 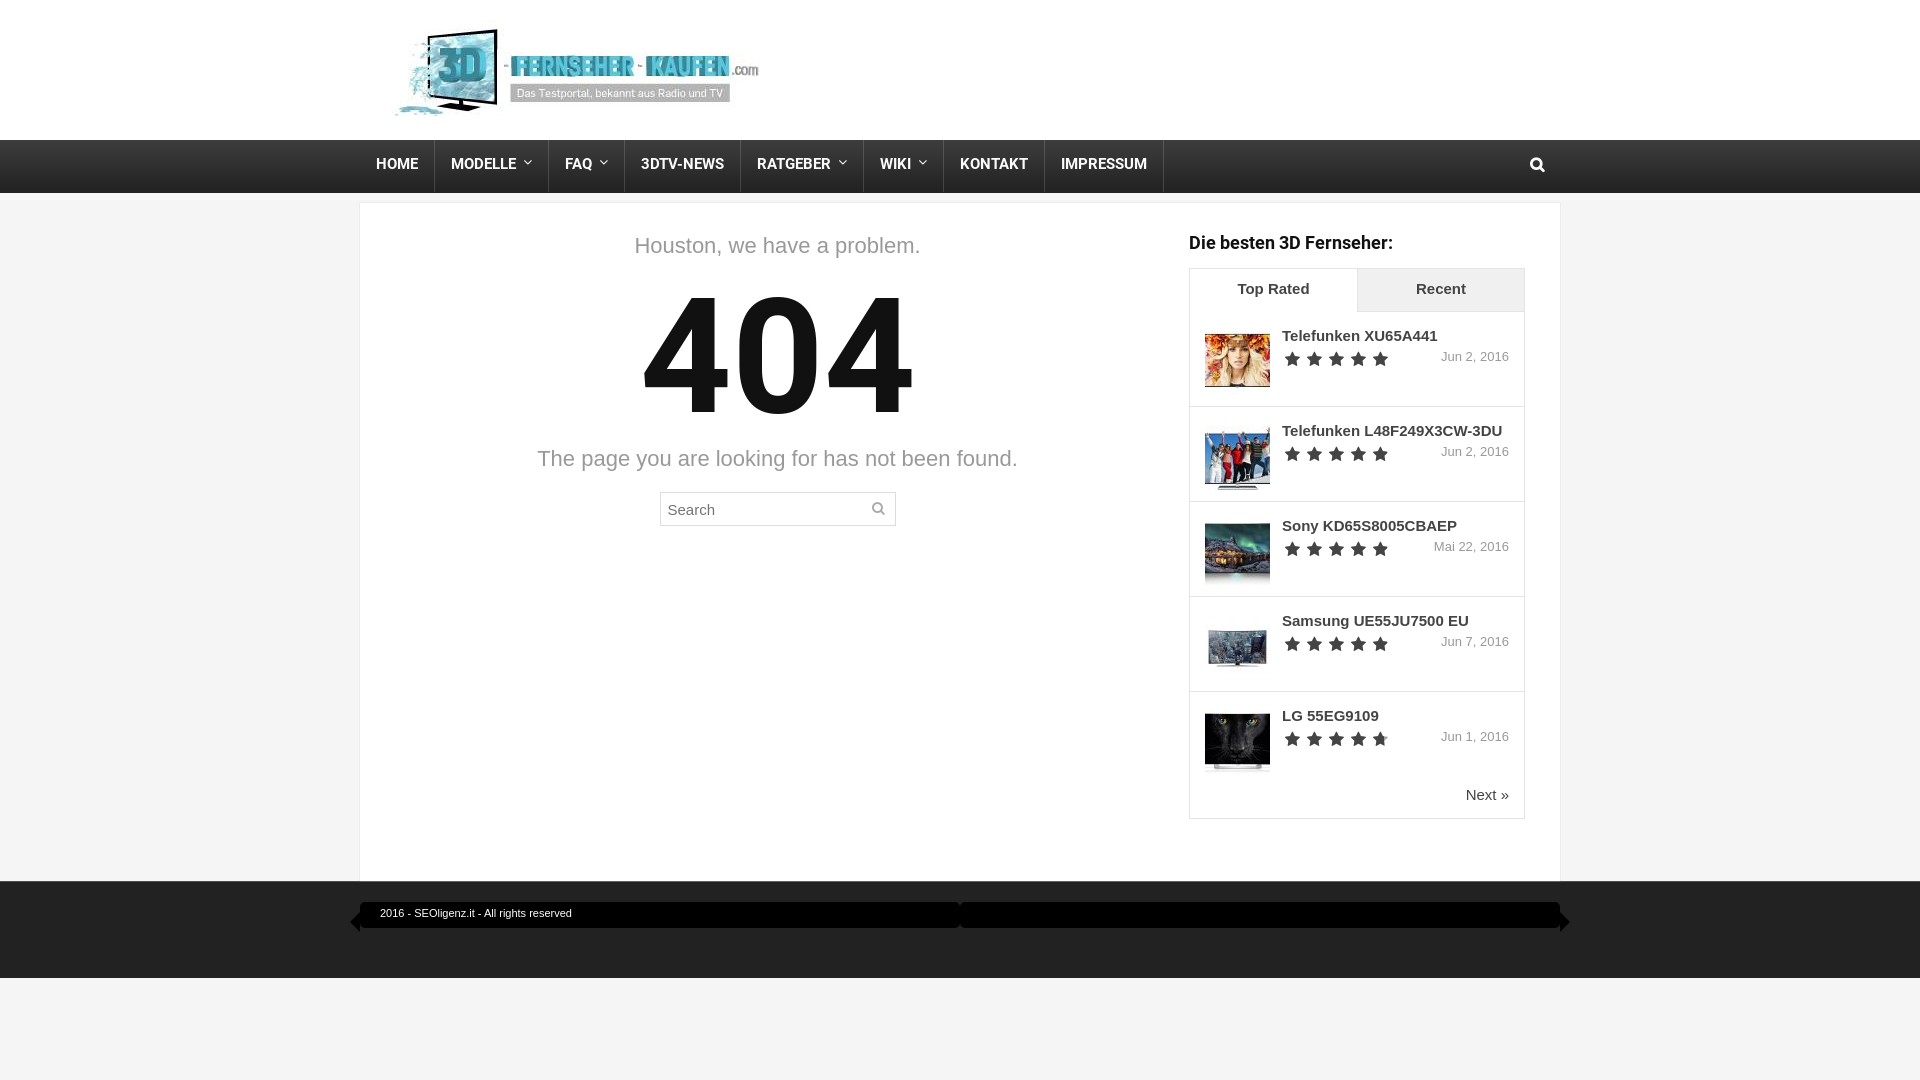 I want to click on 'WIKI', so click(x=902, y=163).